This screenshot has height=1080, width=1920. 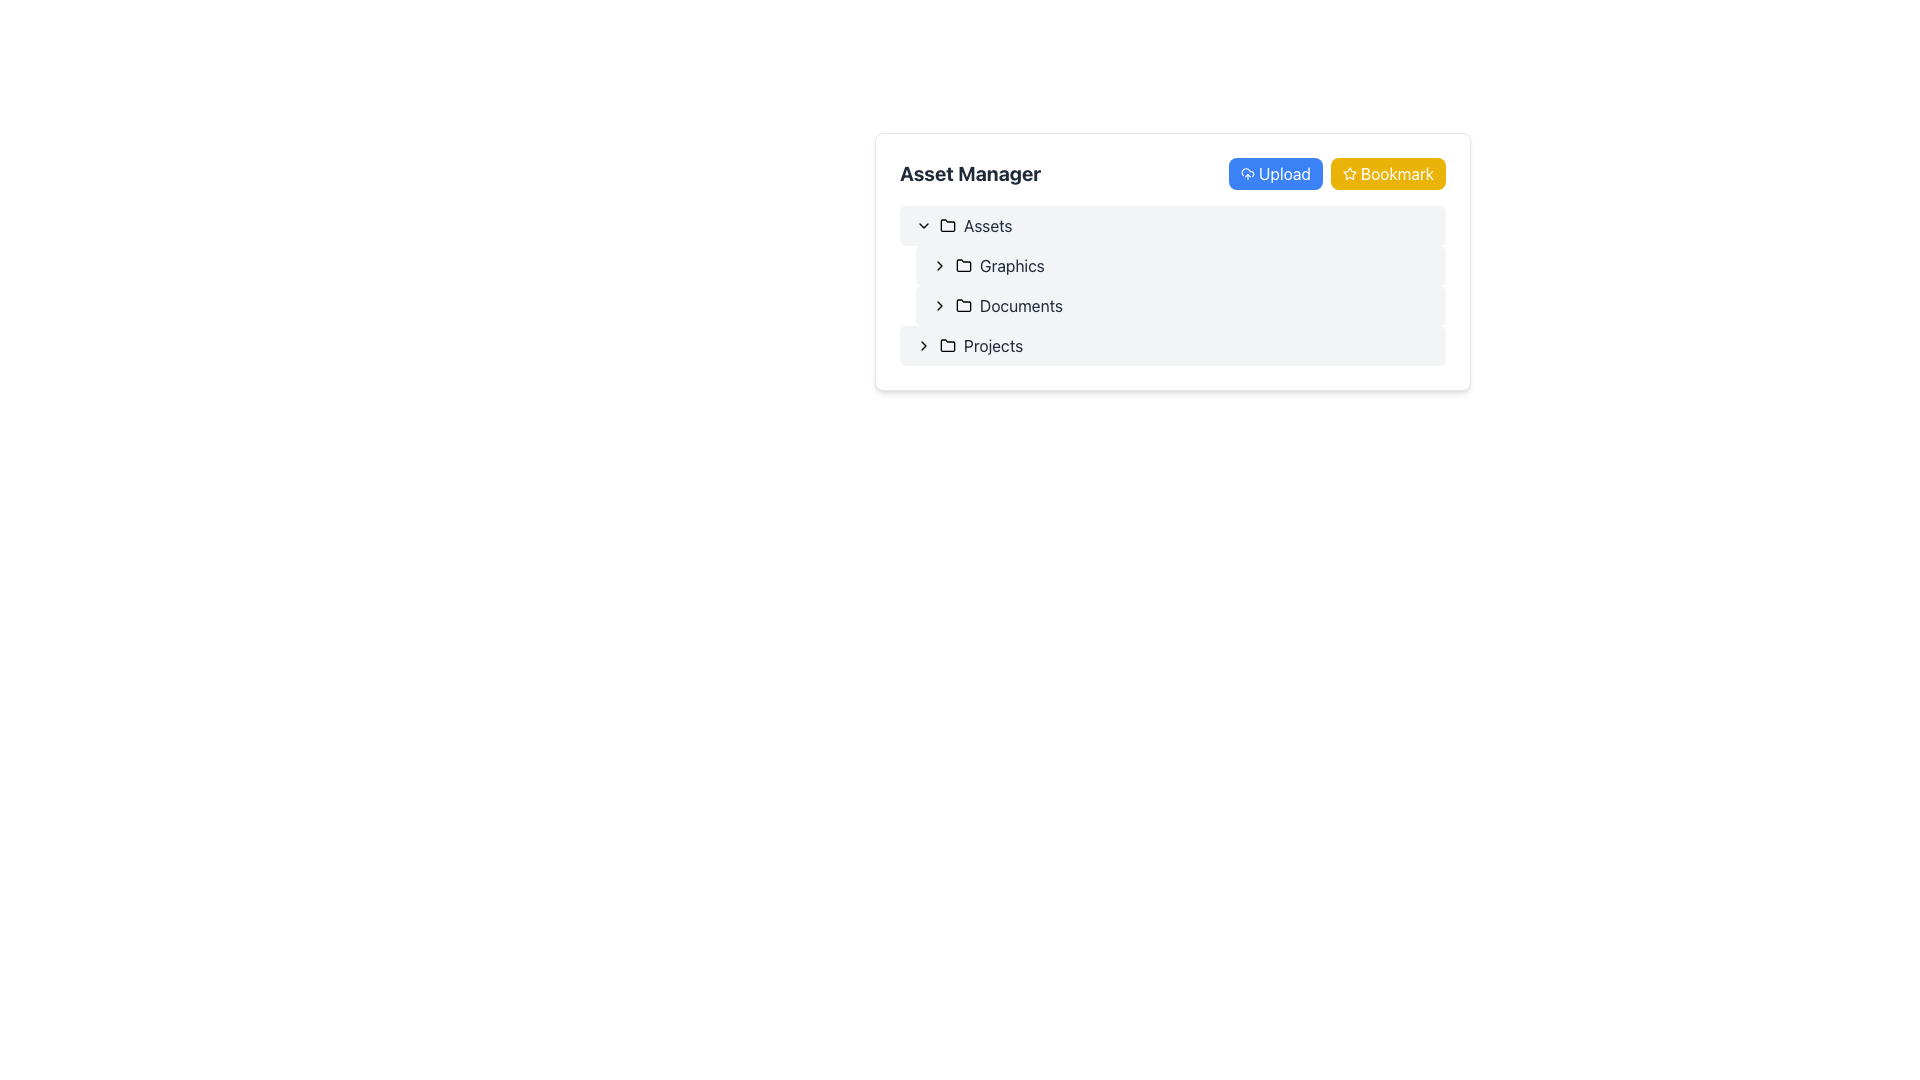 I want to click on the text 'Graphics' which is styled in gray font on a white background, part of a horizontal layout next to a folder icon, so click(x=1012, y=265).